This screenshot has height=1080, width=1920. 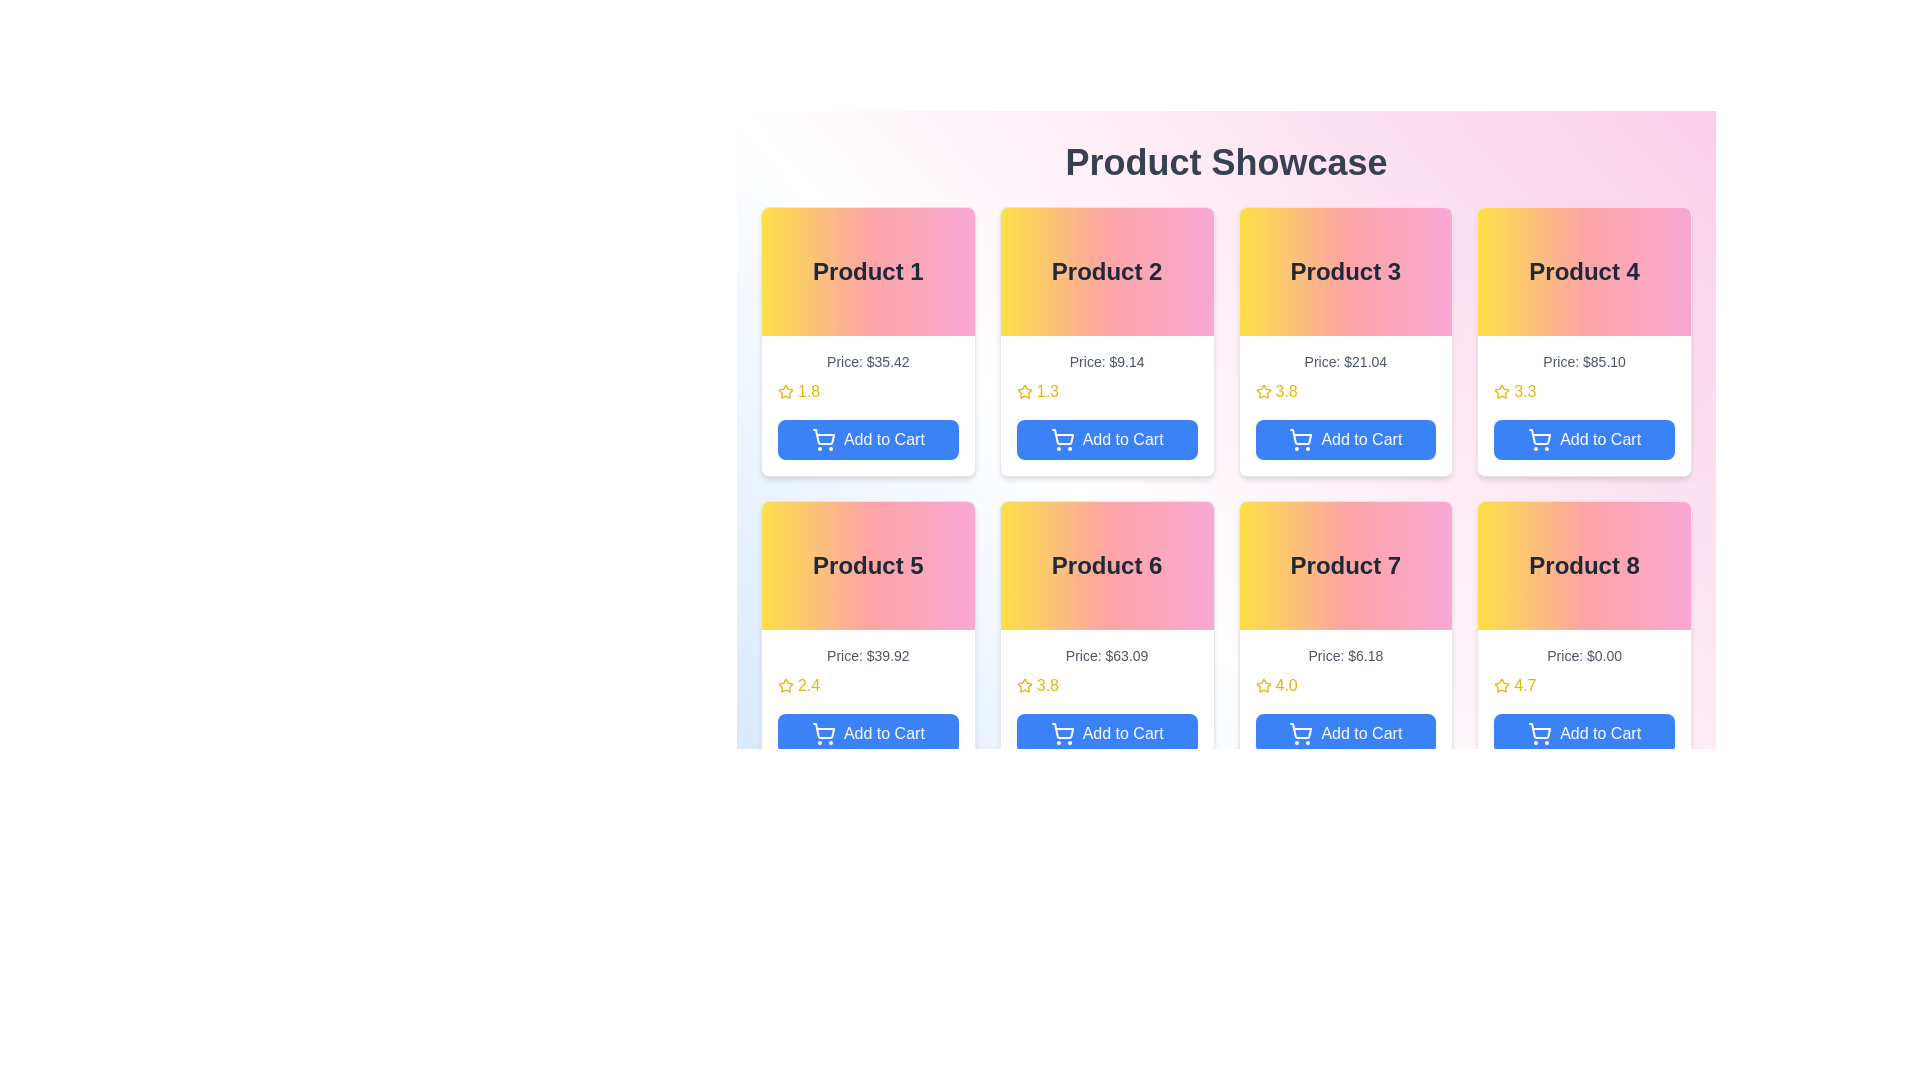 I want to click on the first star icon in the rating system of the product card for 'Product 1', so click(x=785, y=392).